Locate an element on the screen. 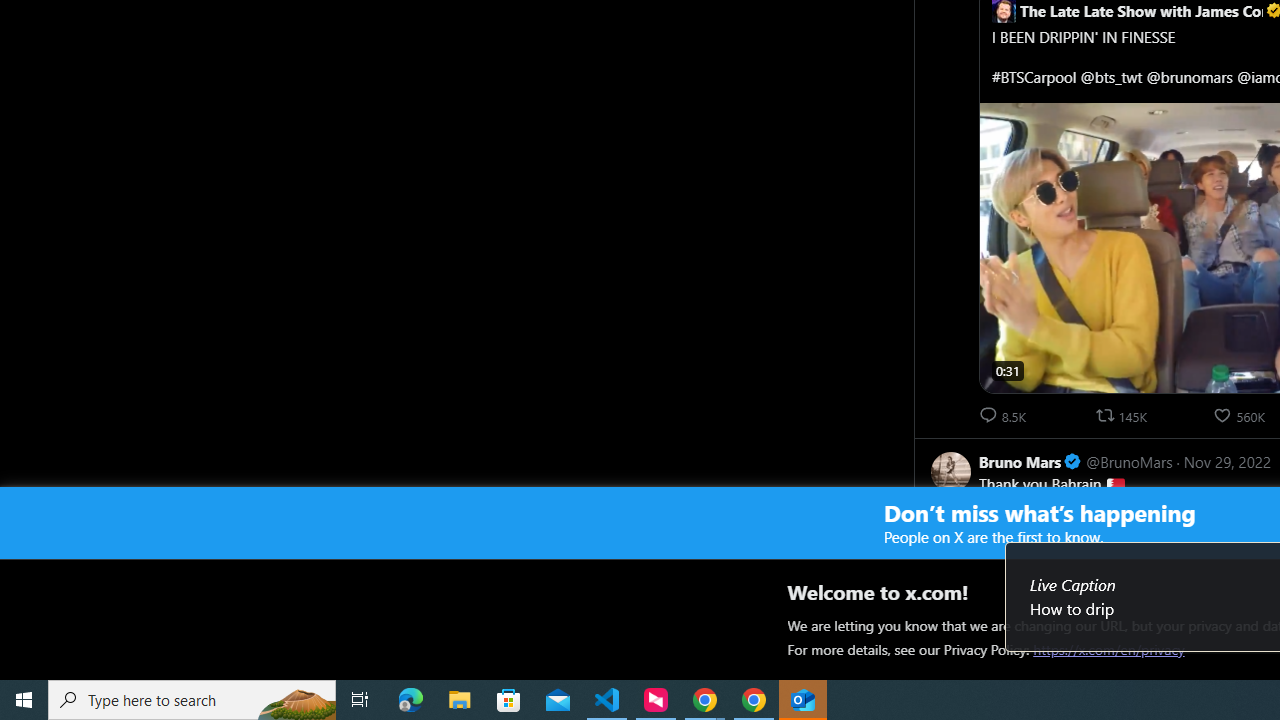 This screenshot has width=1280, height=720. 'Bruno Mars Verified account' is located at coordinates (1030, 461).